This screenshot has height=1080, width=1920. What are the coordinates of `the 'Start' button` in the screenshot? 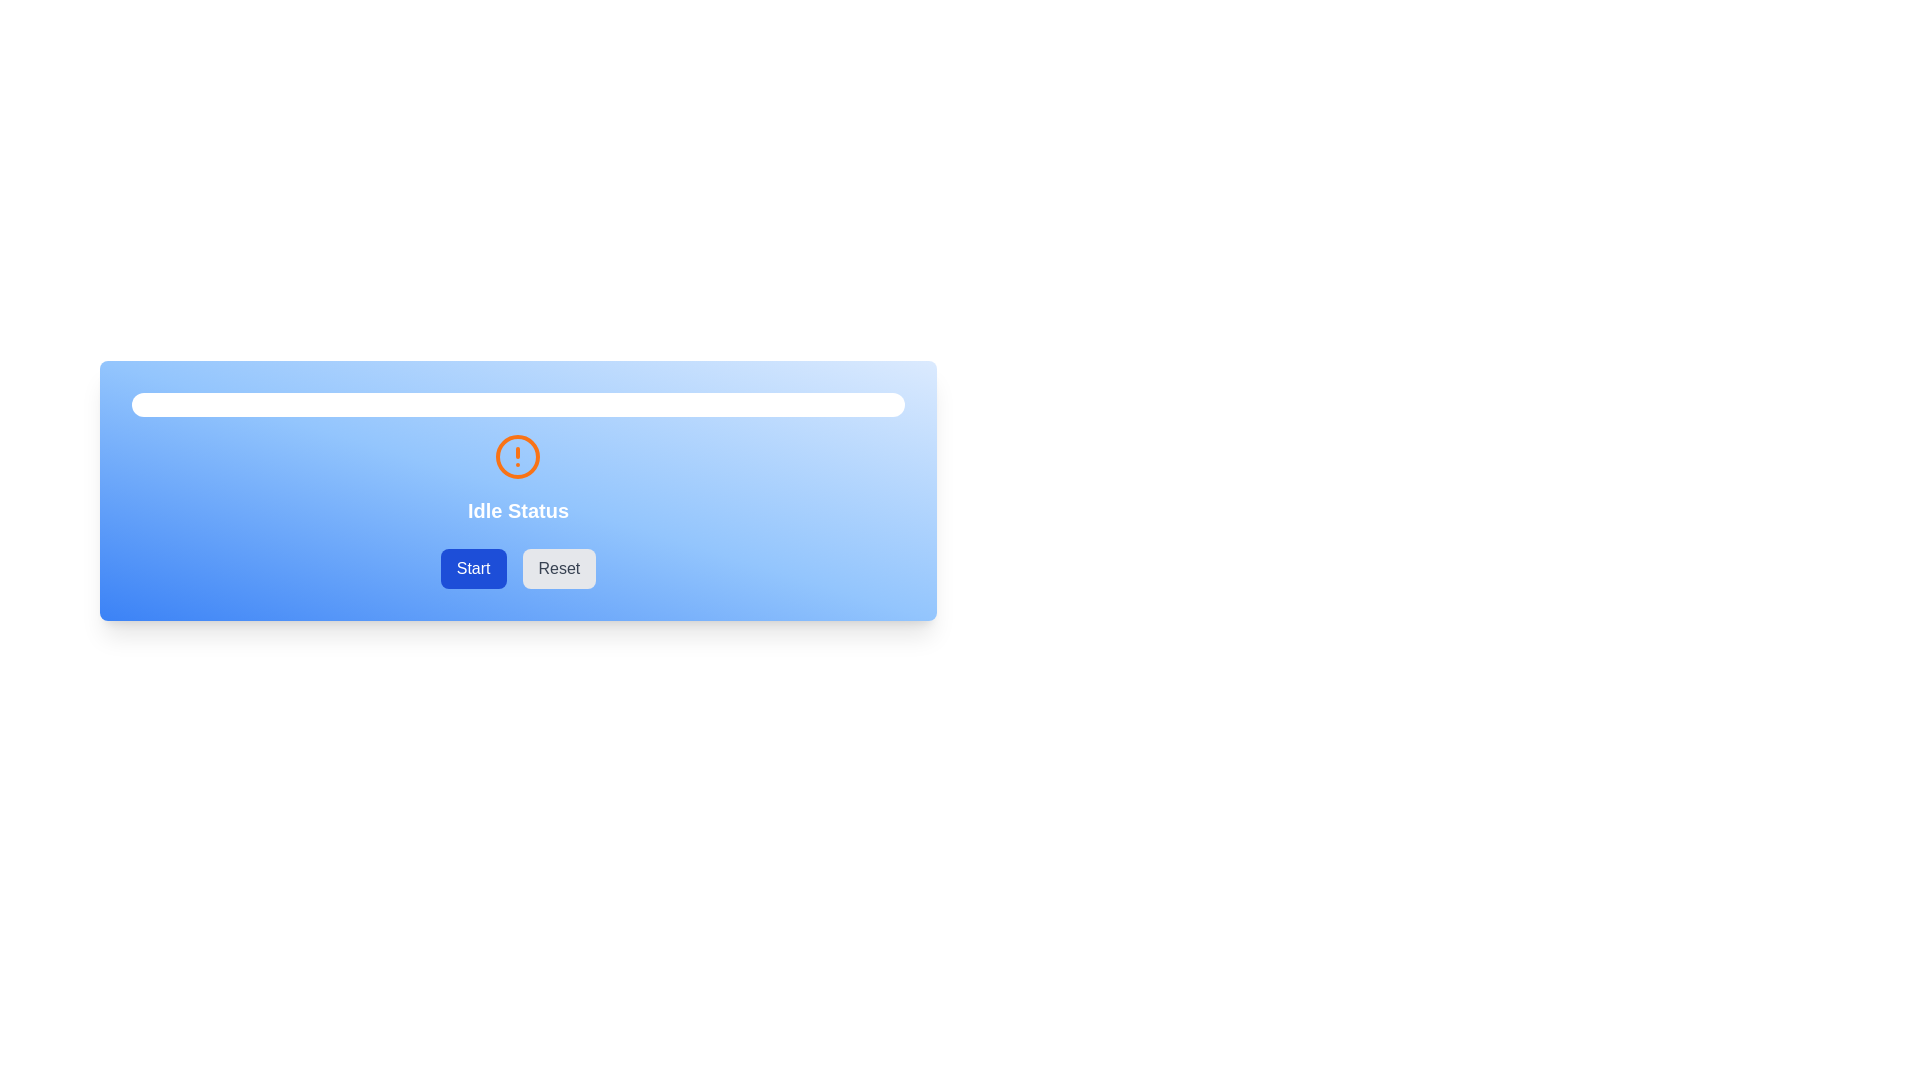 It's located at (472, 569).